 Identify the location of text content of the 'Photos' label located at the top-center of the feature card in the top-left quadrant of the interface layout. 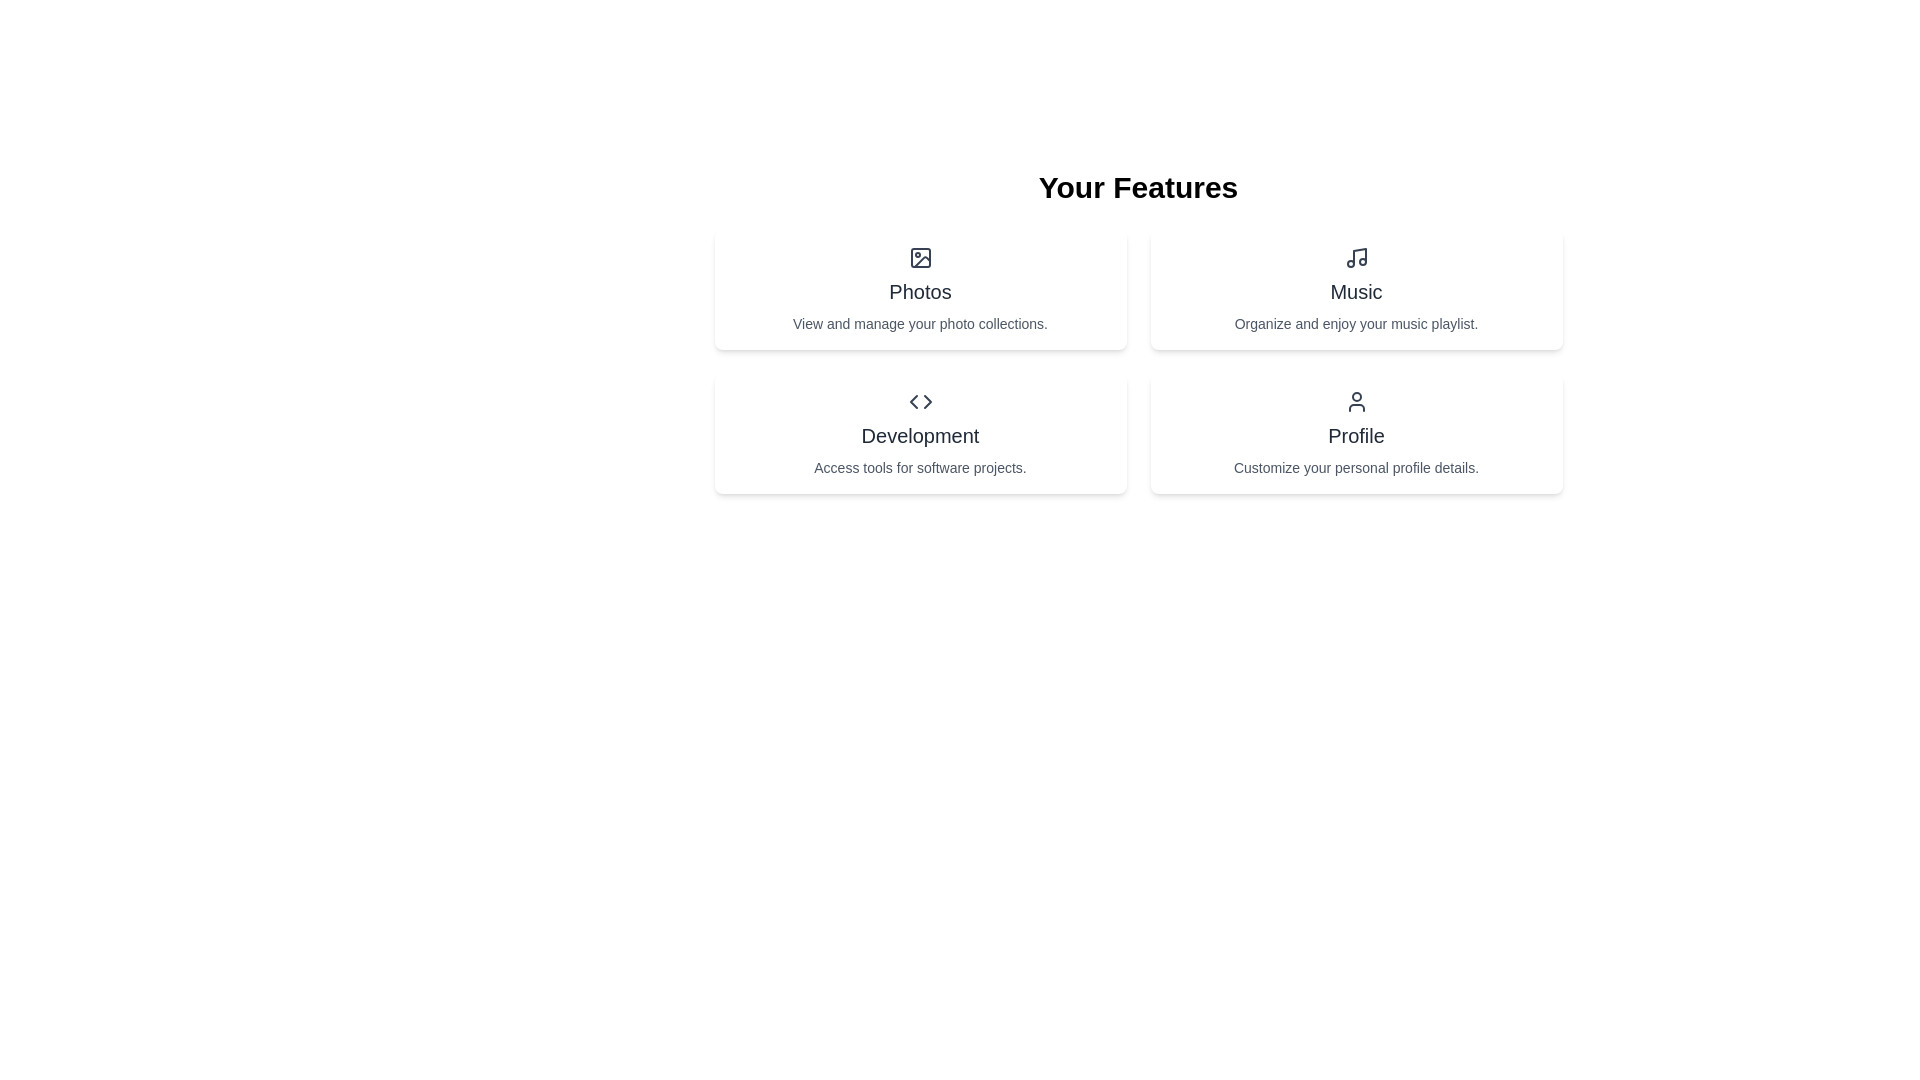
(919, 292).